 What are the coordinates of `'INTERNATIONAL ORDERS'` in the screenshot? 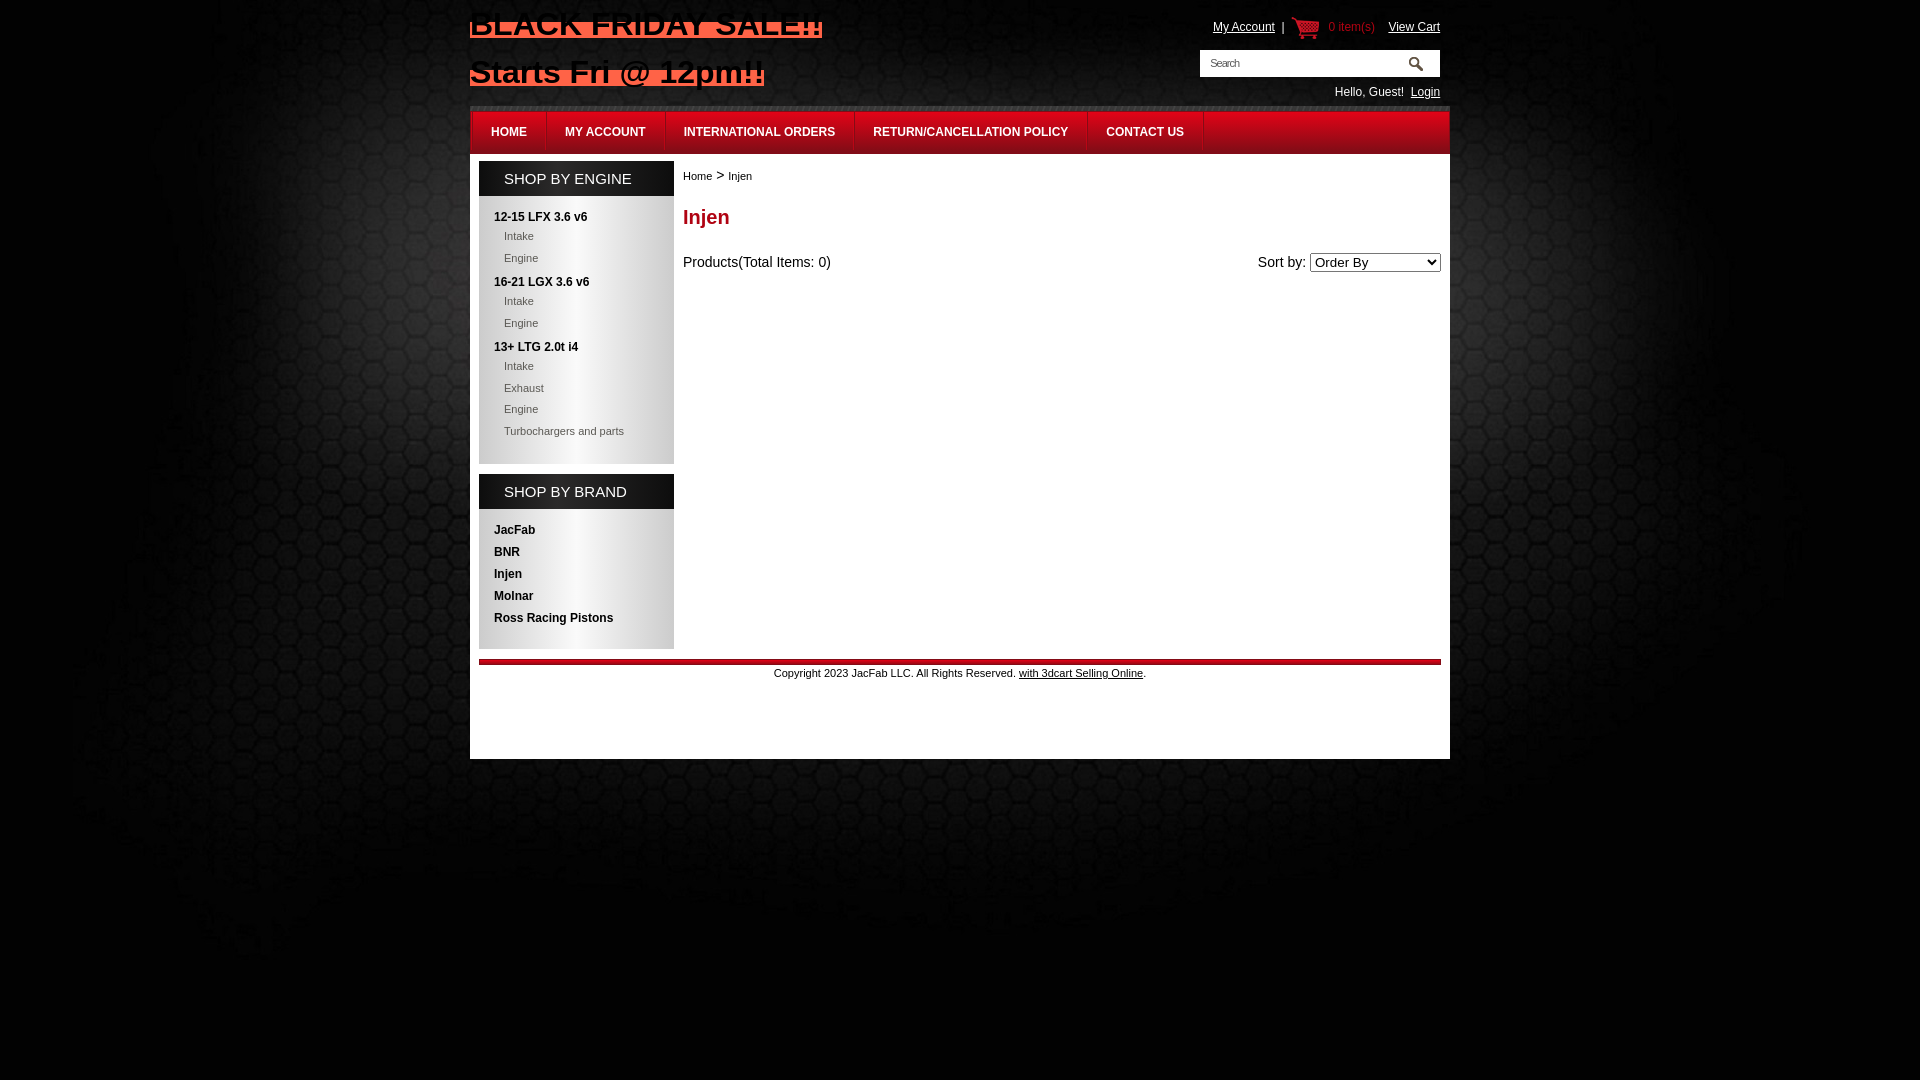 It's located at (758, 131).